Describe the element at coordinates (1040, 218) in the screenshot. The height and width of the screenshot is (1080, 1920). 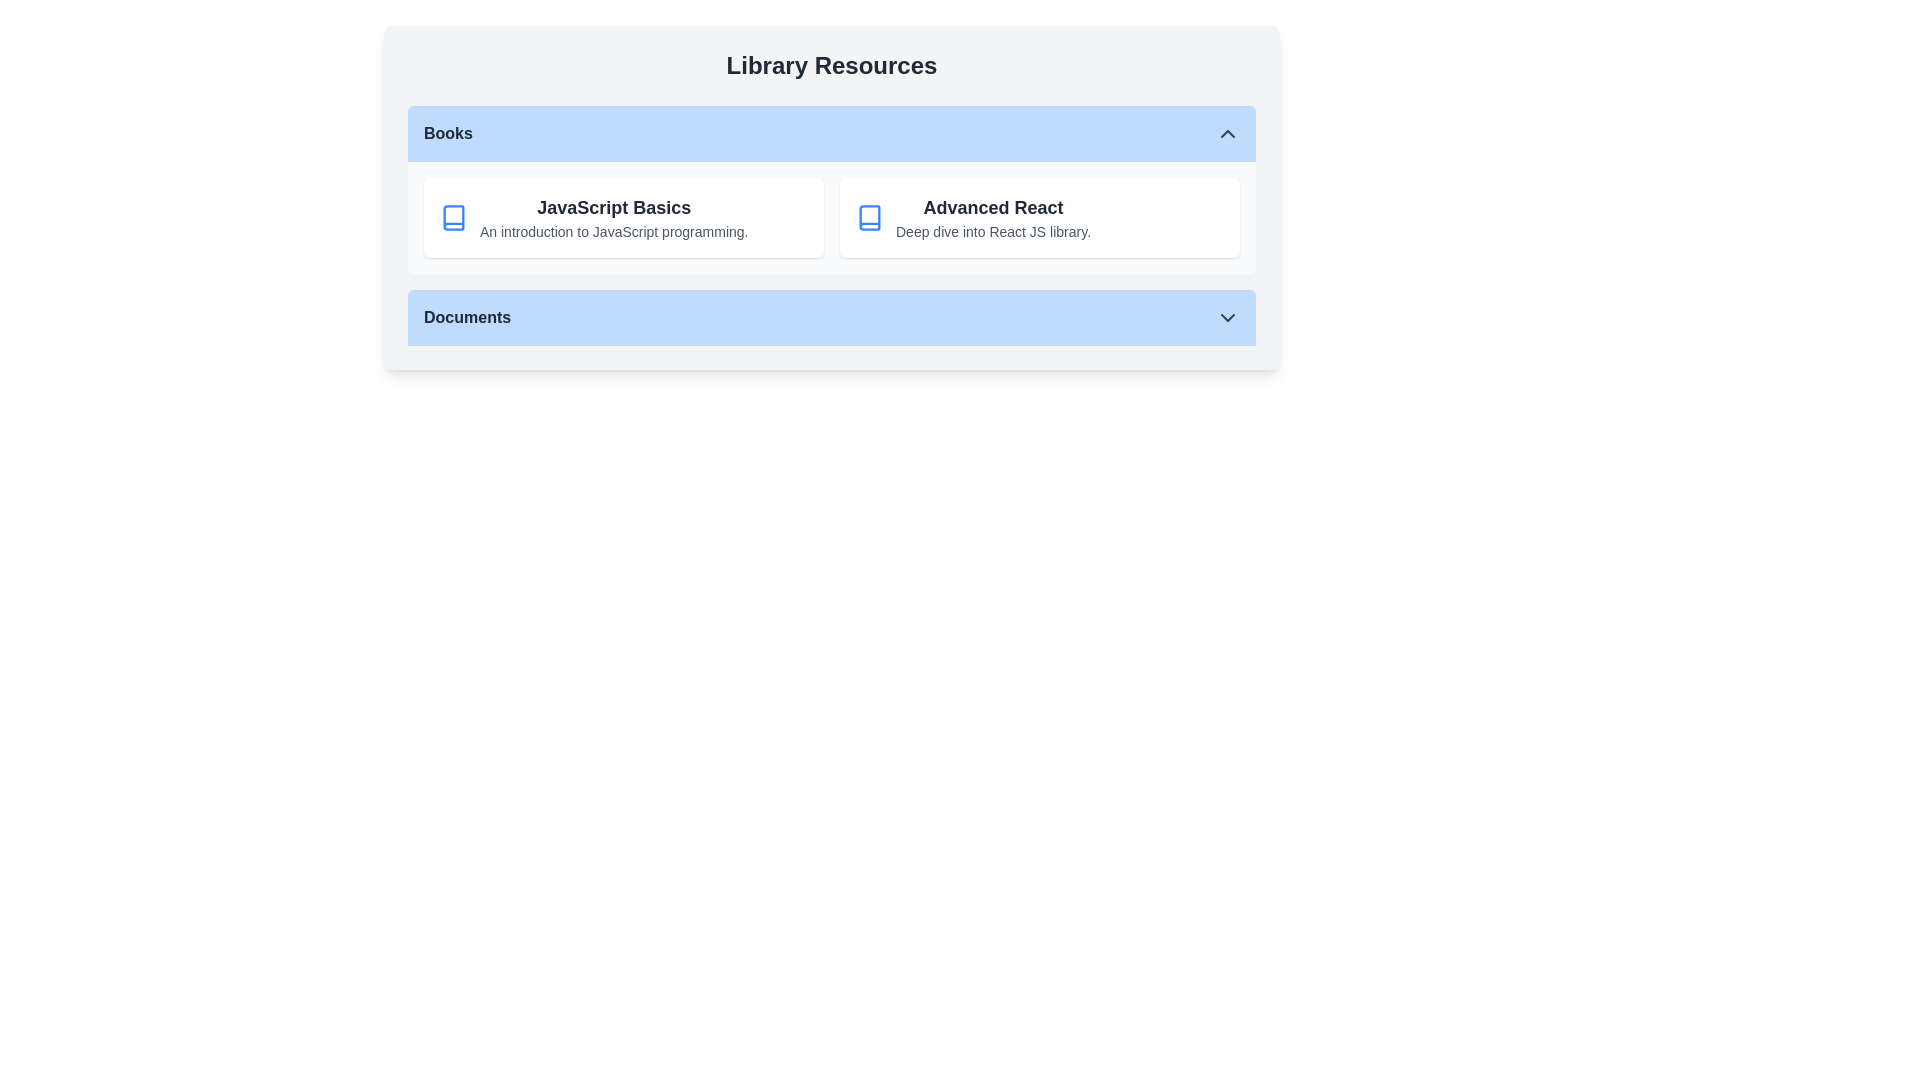
I see `the second card in the 'Books' section of the 'Library Resources' panel, which provides information about 'Advanced React.'` at that location.